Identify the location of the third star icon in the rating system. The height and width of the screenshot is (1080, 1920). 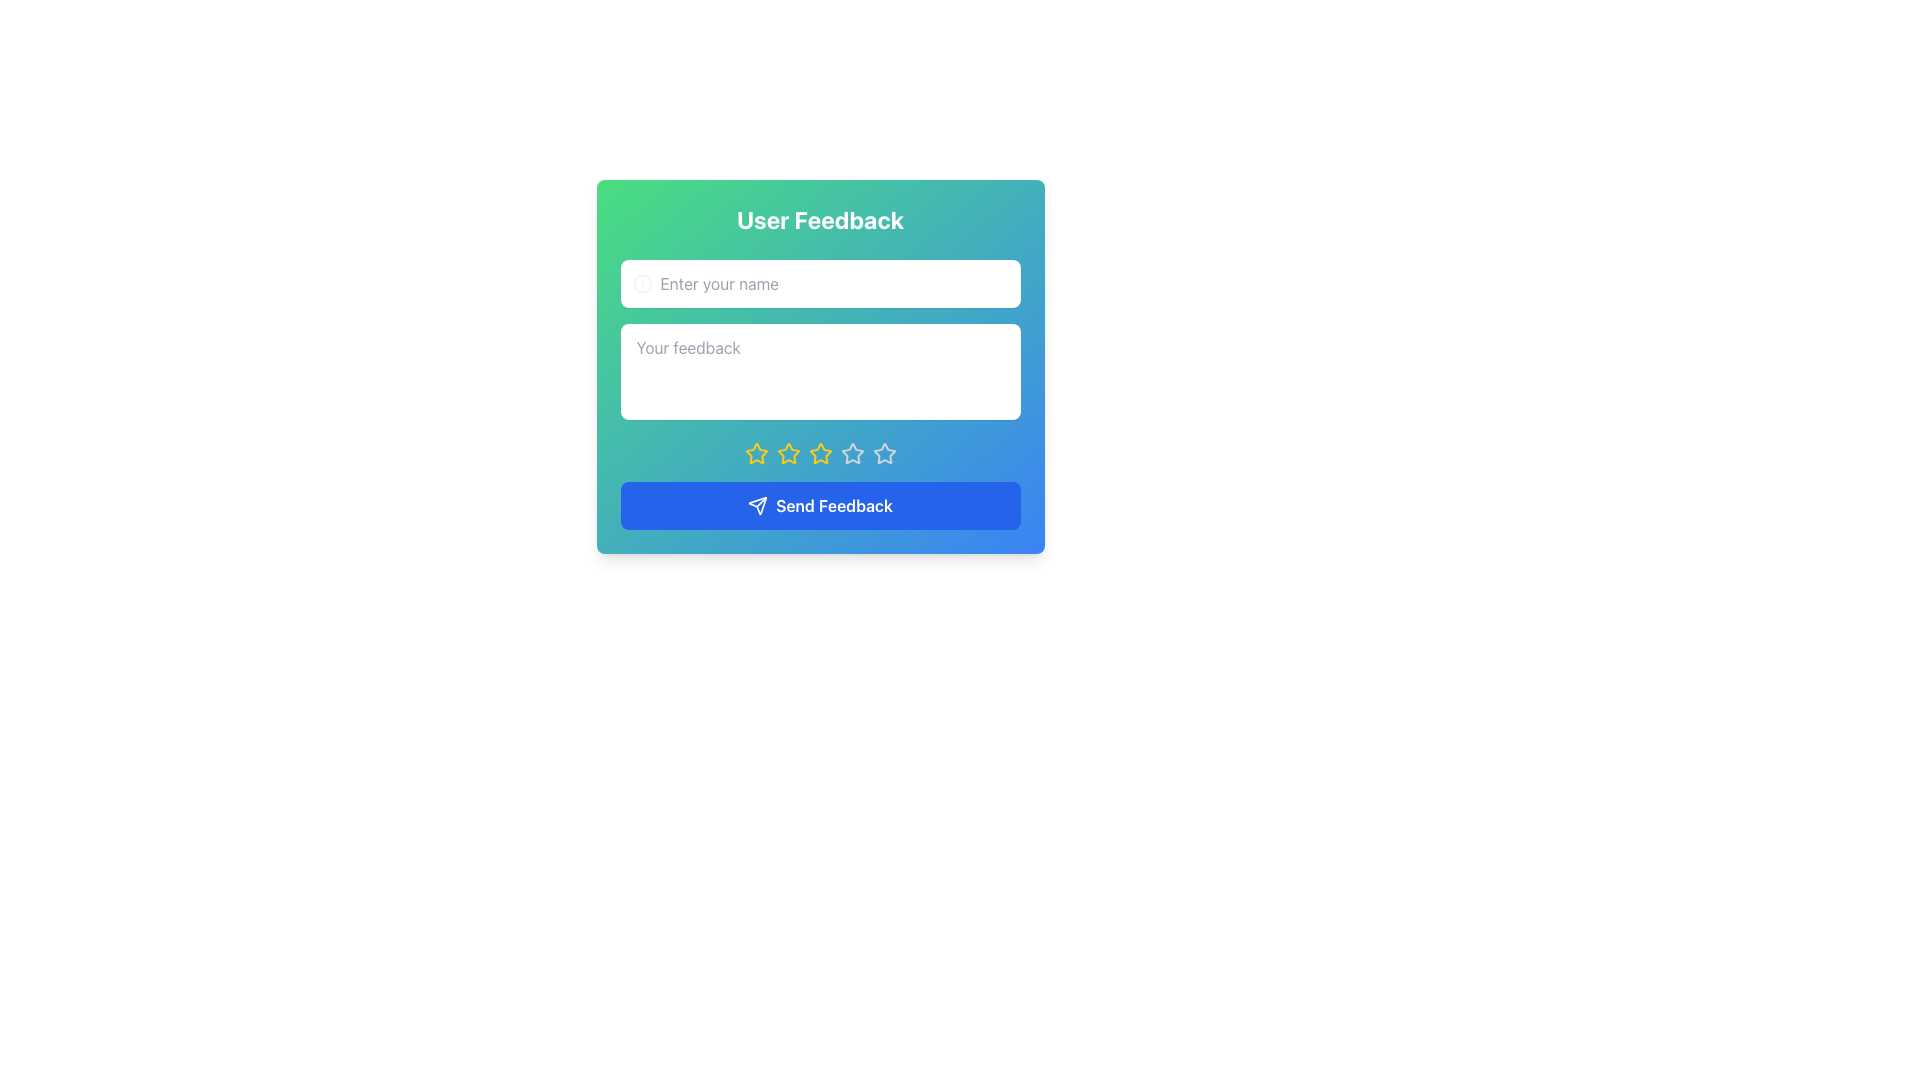
(820, 453).